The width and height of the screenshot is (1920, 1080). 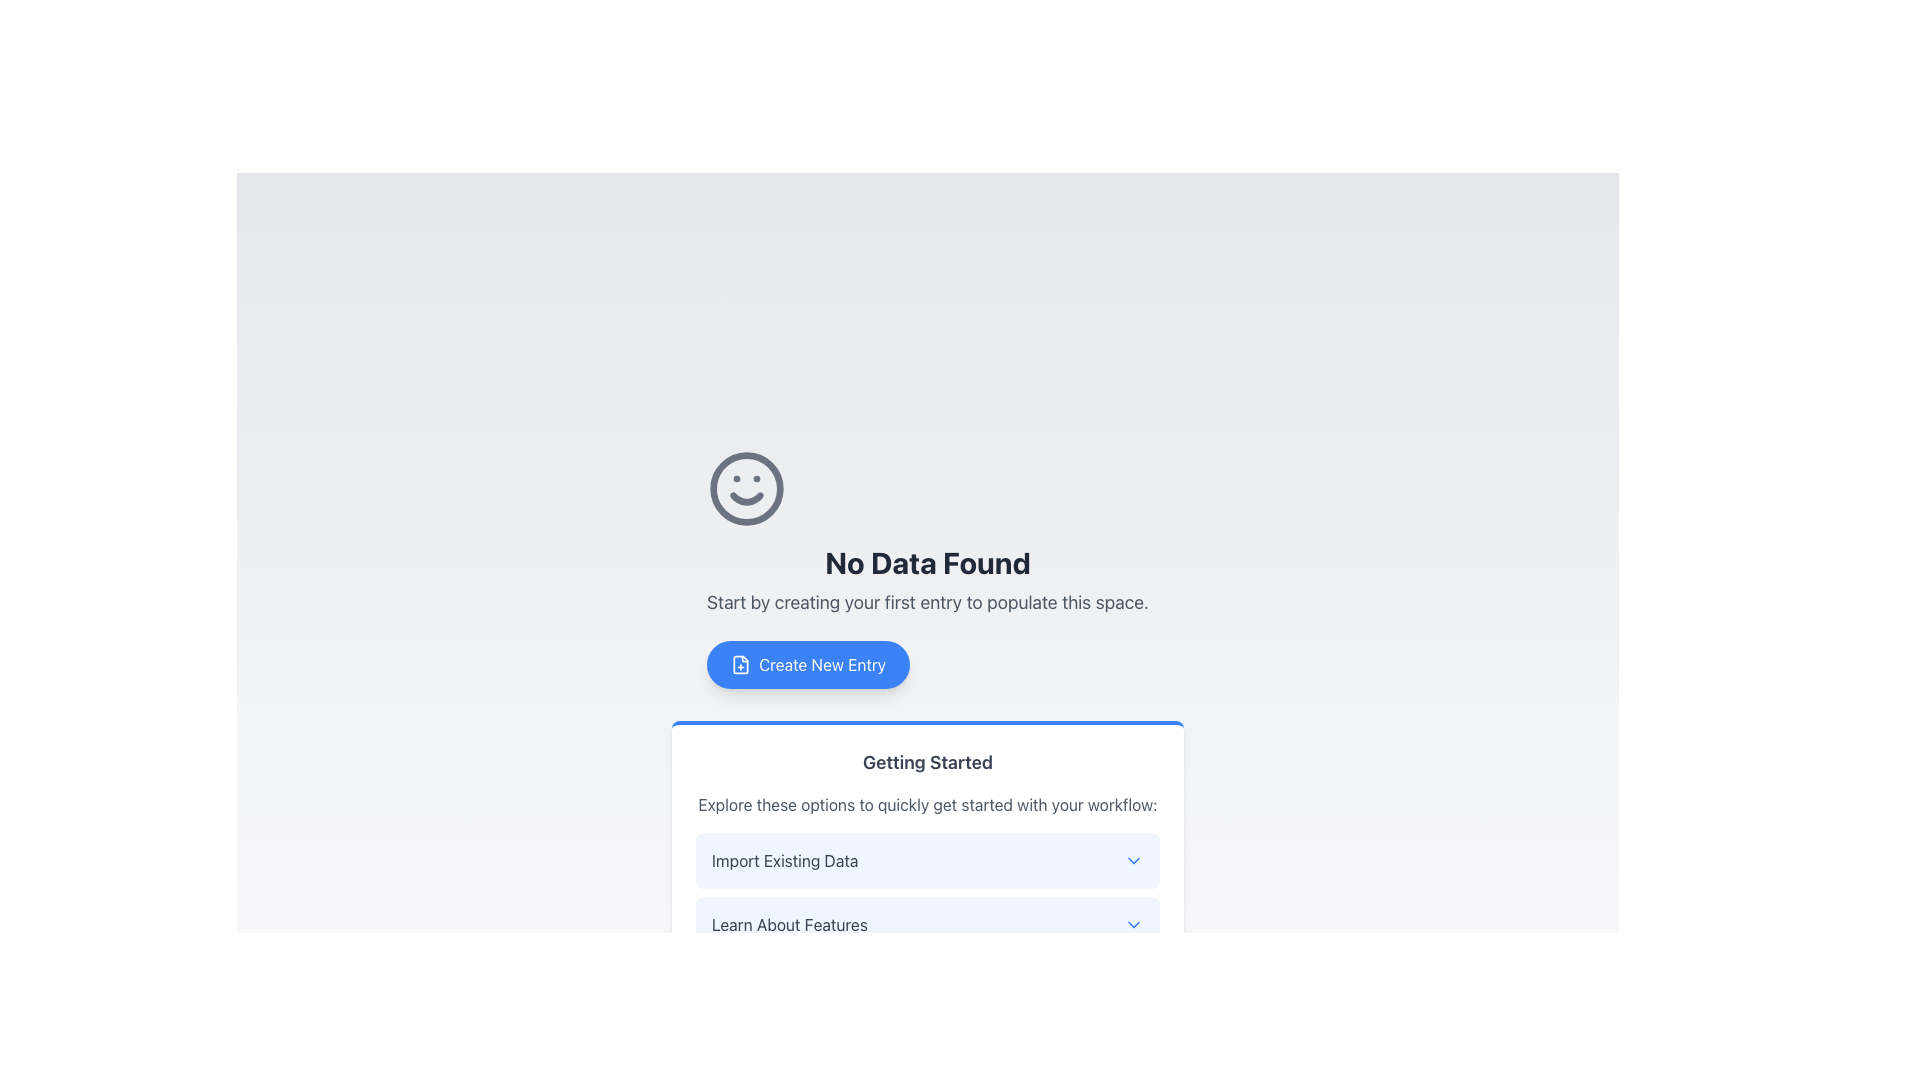 I want to click on the smile graphic that represents the mouth of the smiley face icon located towards the lower part of the circular icon, so click(x=746, y=497).